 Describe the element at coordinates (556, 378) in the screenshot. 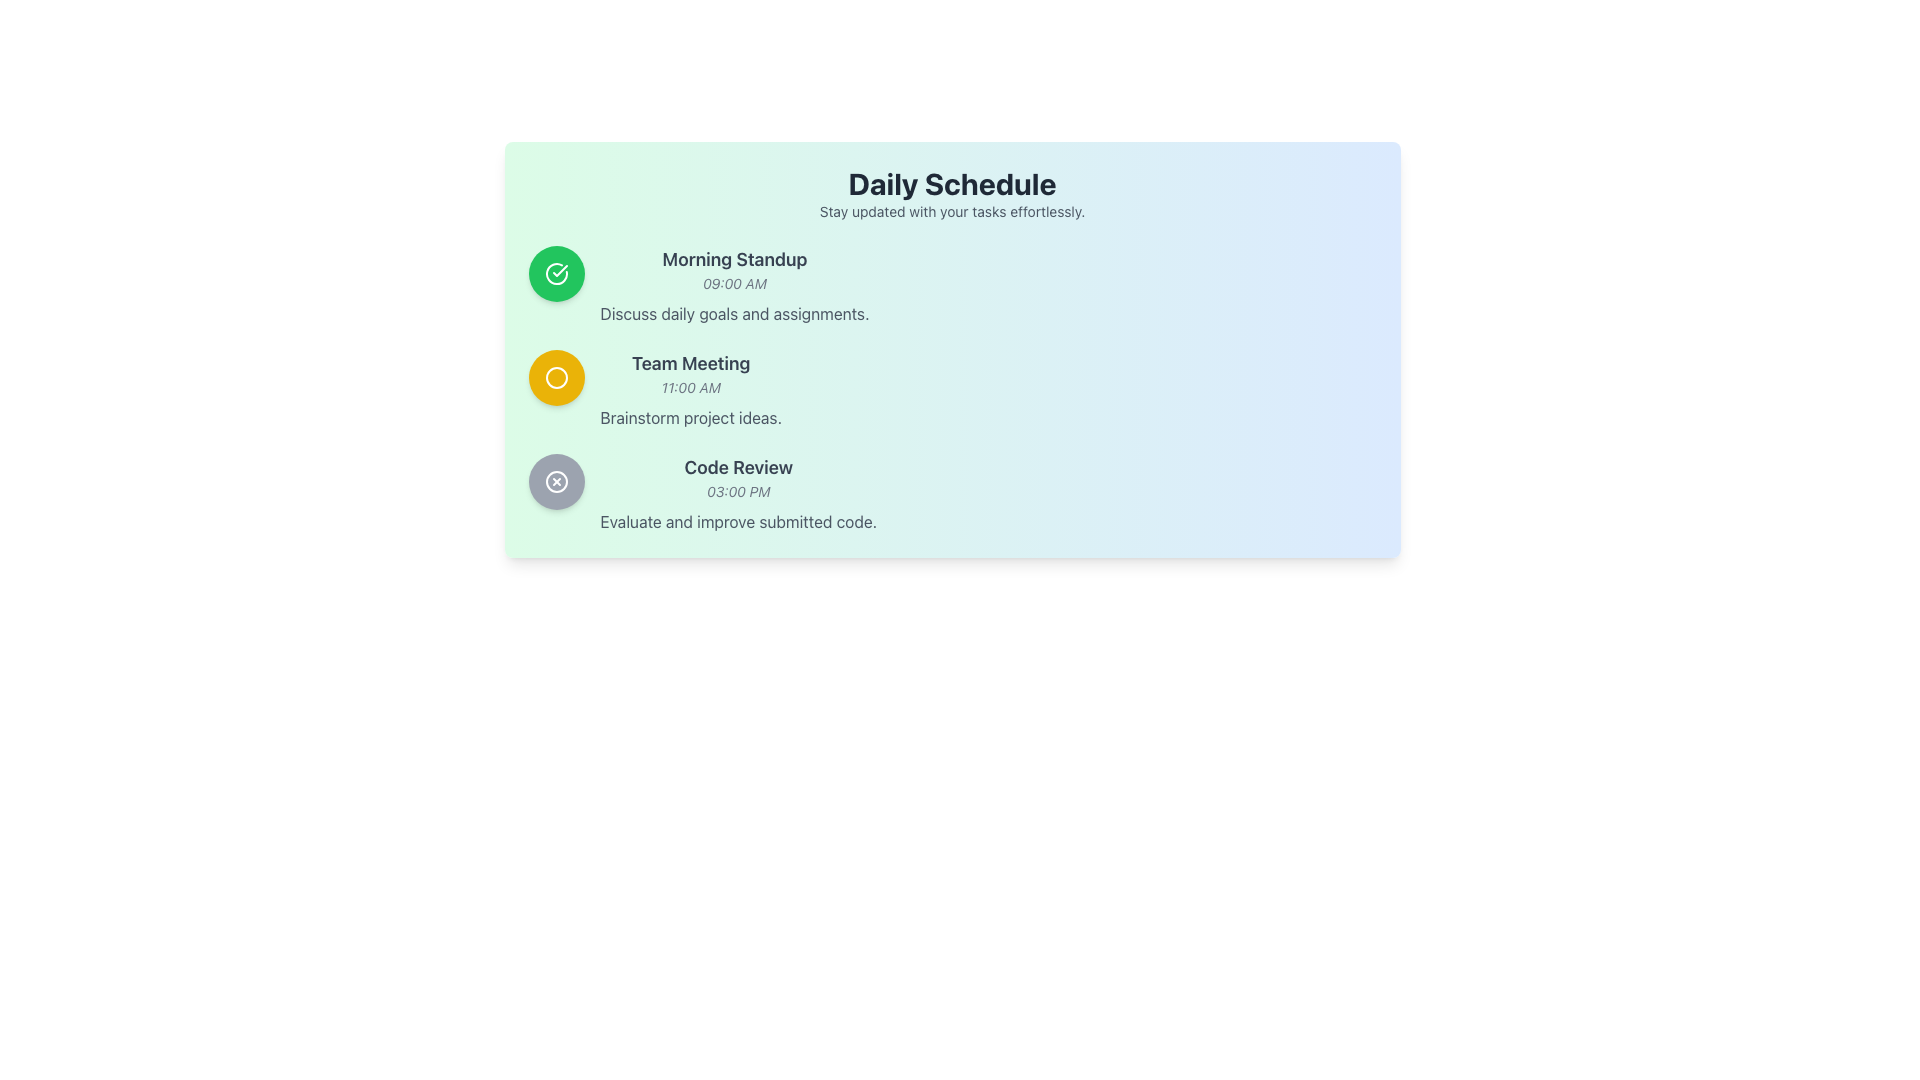

I see `the circular yellow icon button with a white hollow circle icon, located to the left of the 'Team Meeting' text in the daily schedule interface` at that location.